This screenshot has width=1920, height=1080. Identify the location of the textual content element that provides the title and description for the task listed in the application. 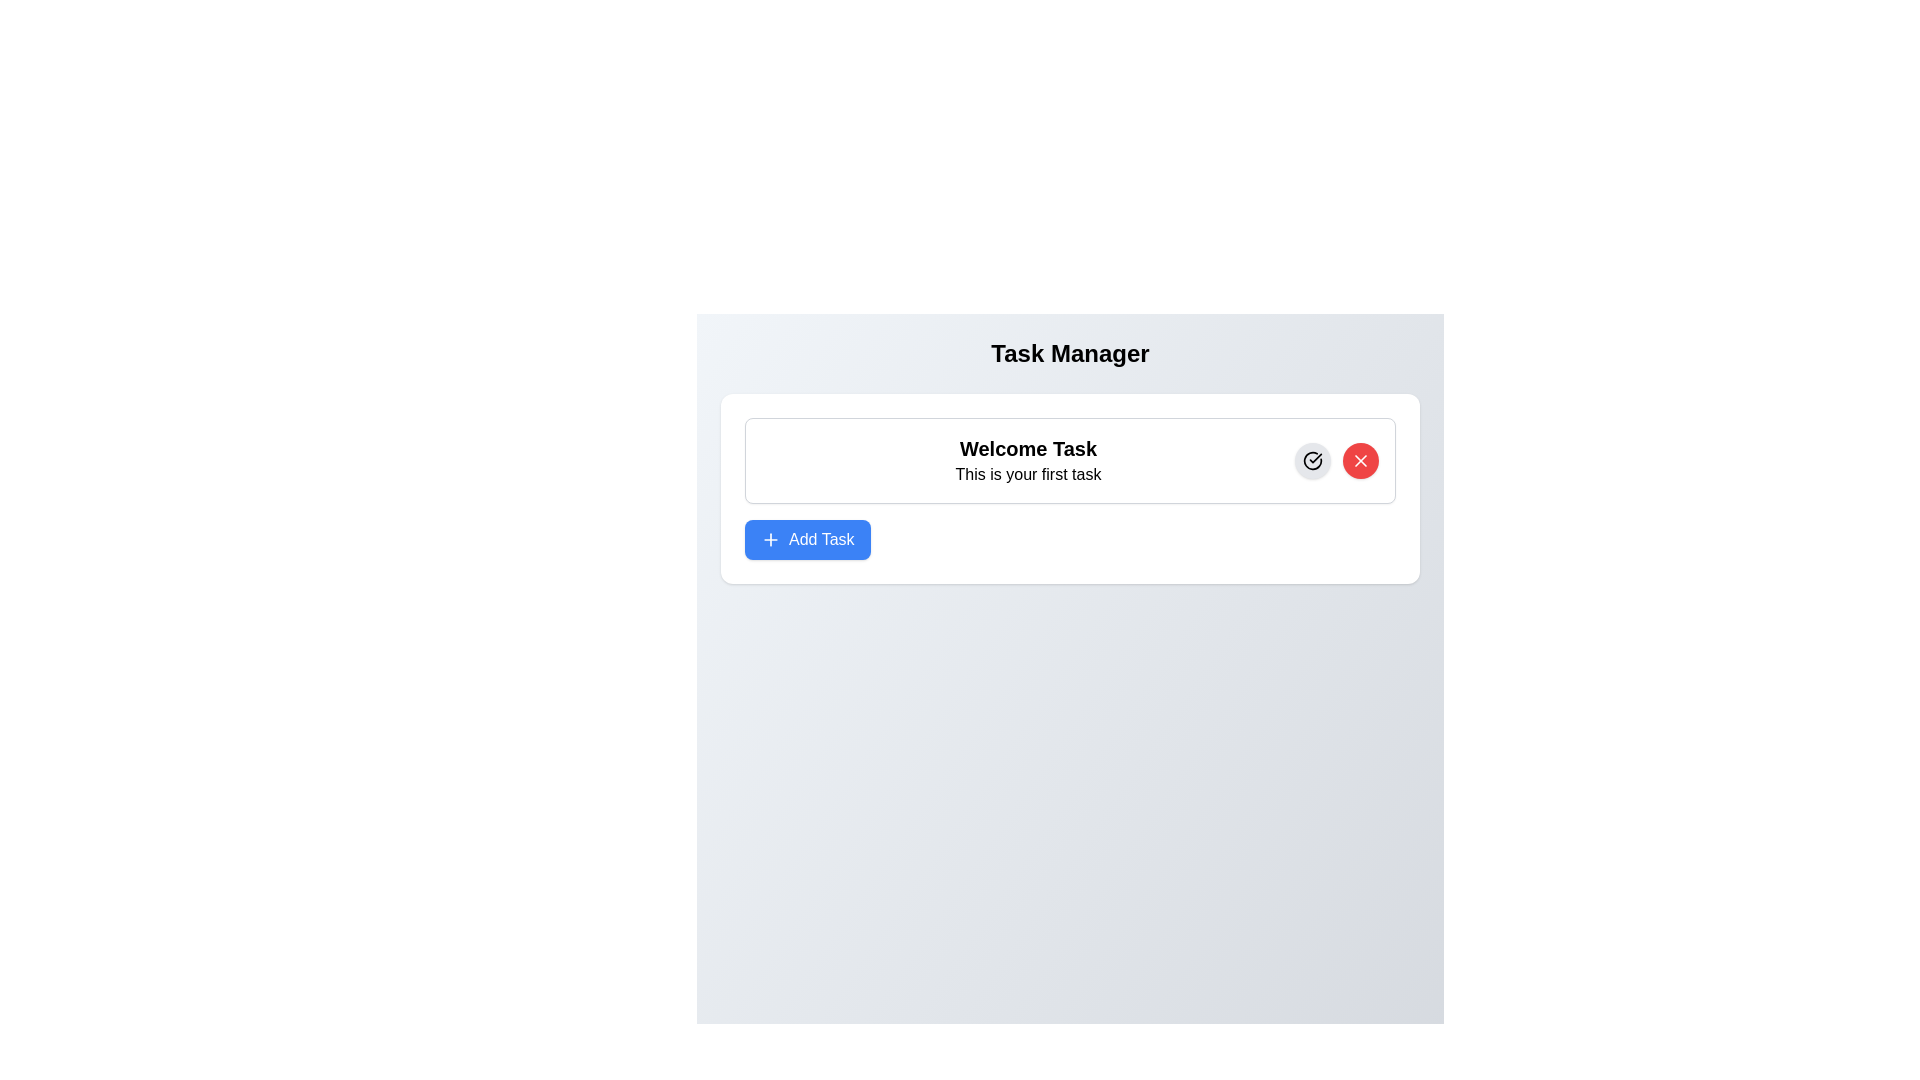
(1028, 461).